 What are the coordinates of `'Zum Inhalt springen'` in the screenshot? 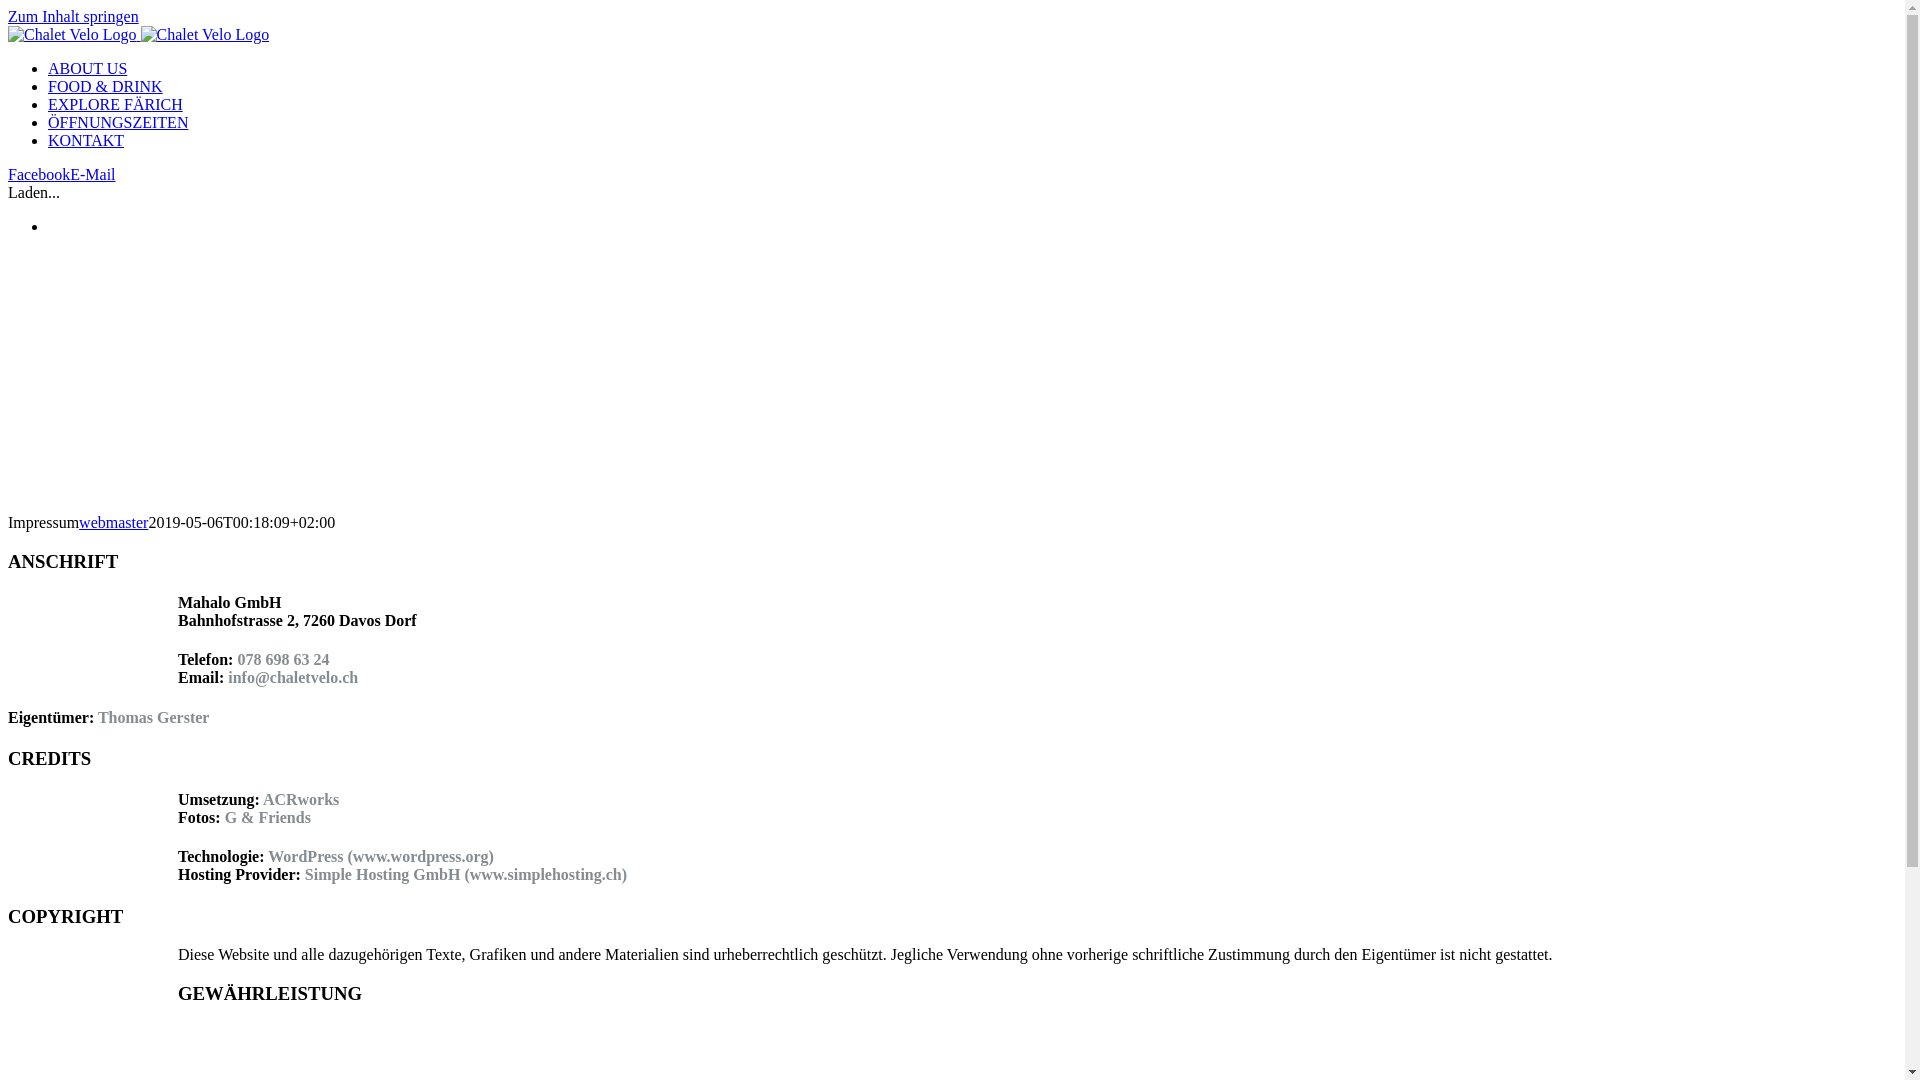 It's located at (73, 16).